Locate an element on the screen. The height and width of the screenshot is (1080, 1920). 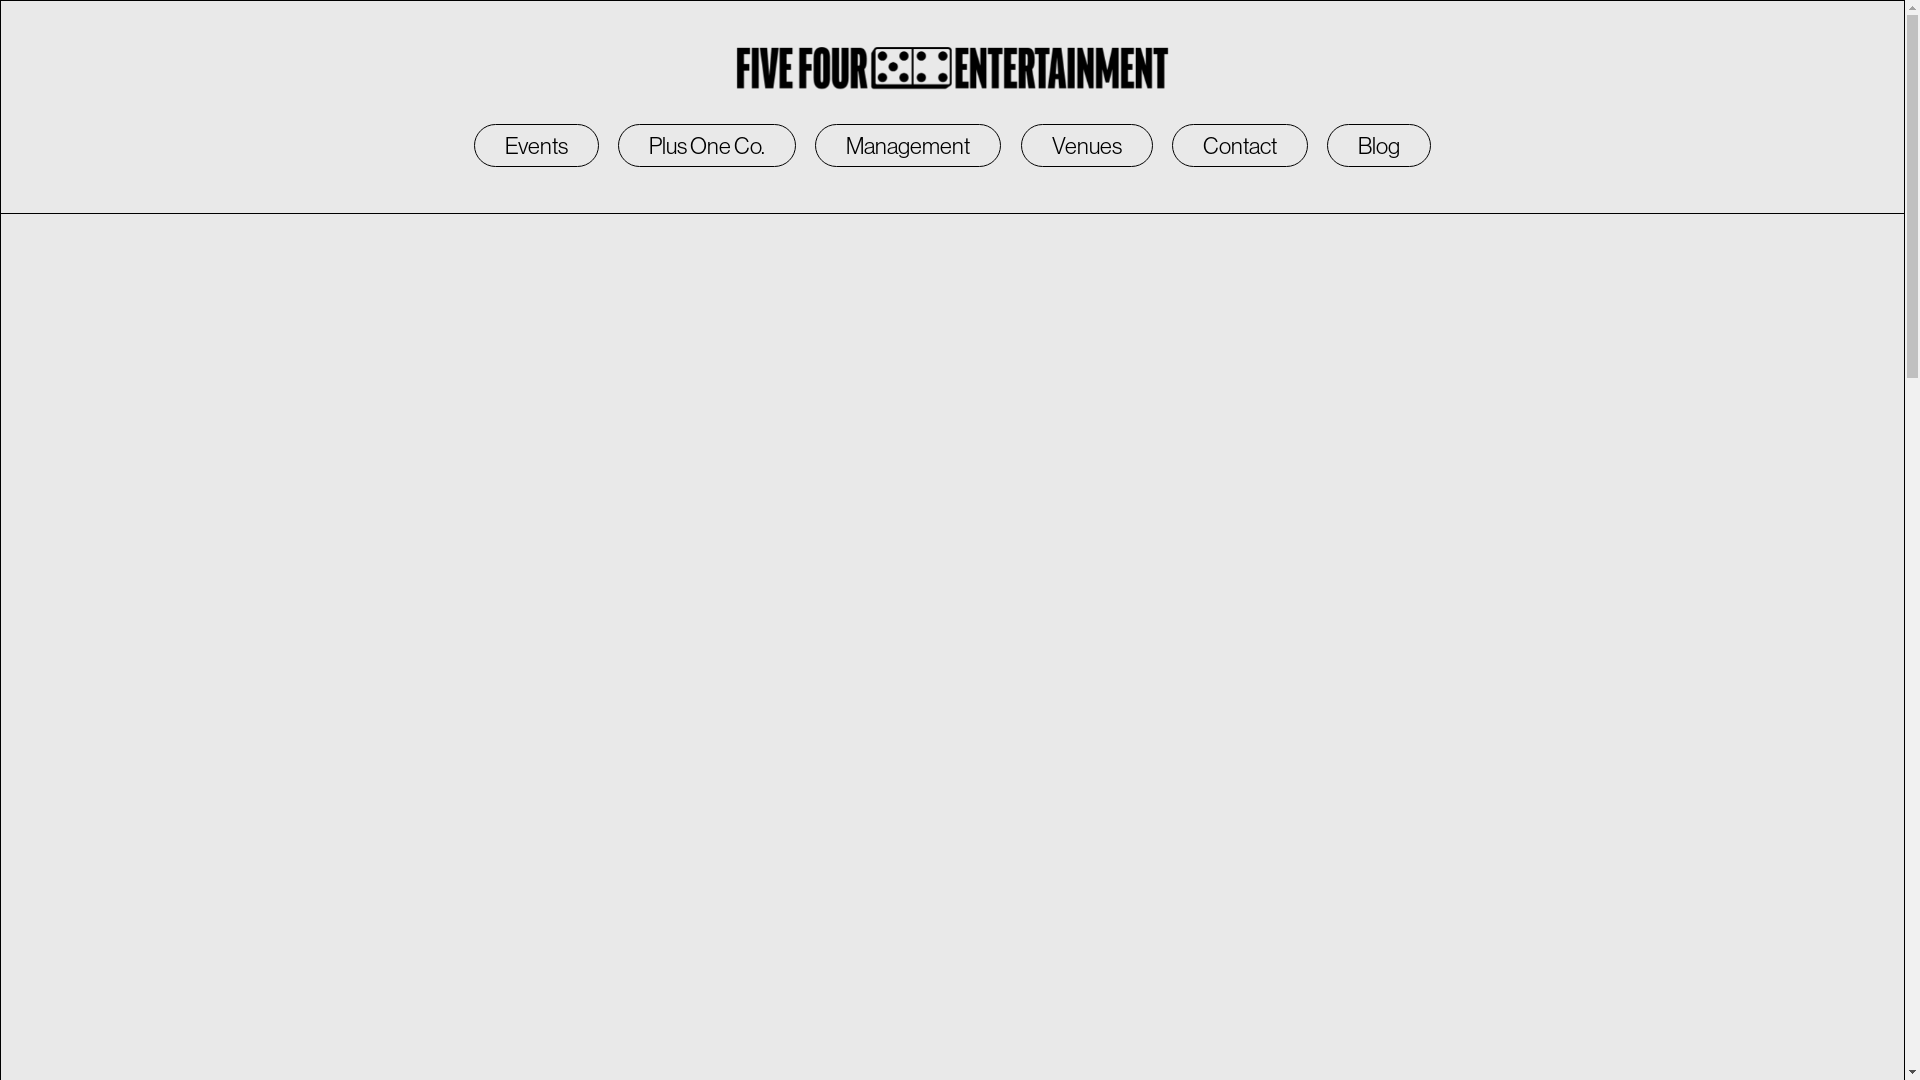
'Blog' is located at coordinates (1377, 145).